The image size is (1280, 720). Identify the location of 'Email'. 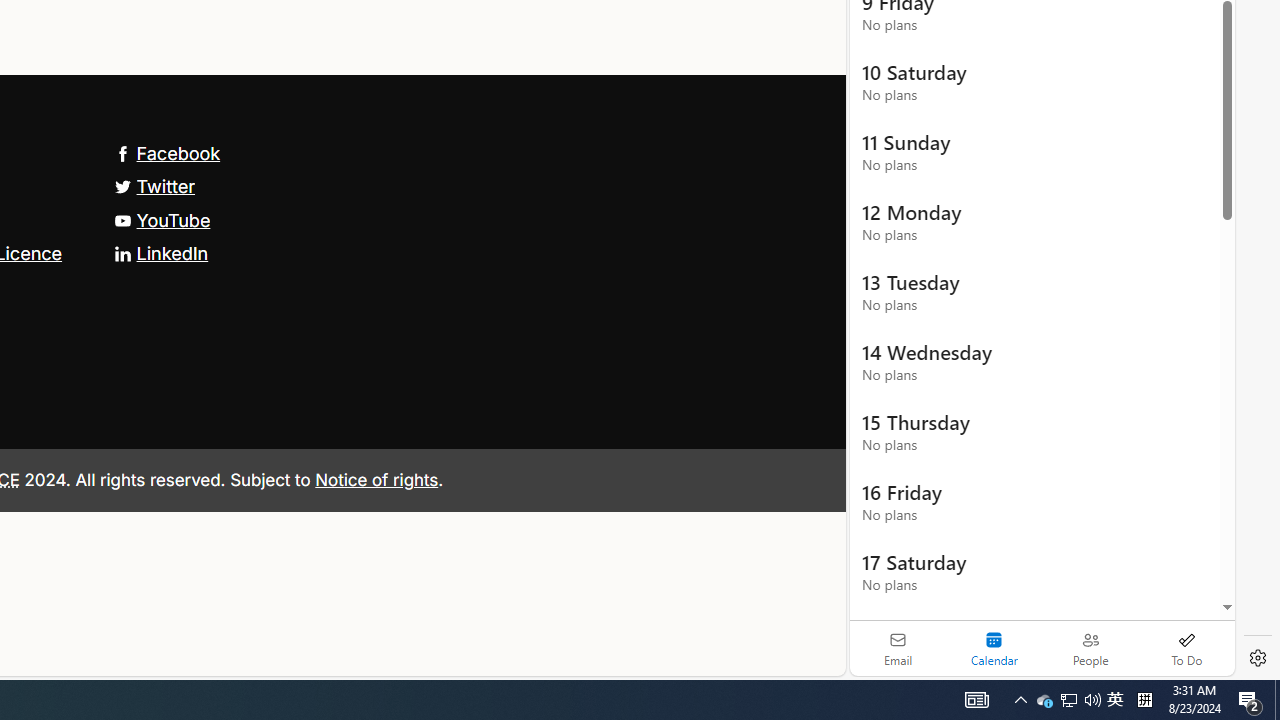
(897, 648).